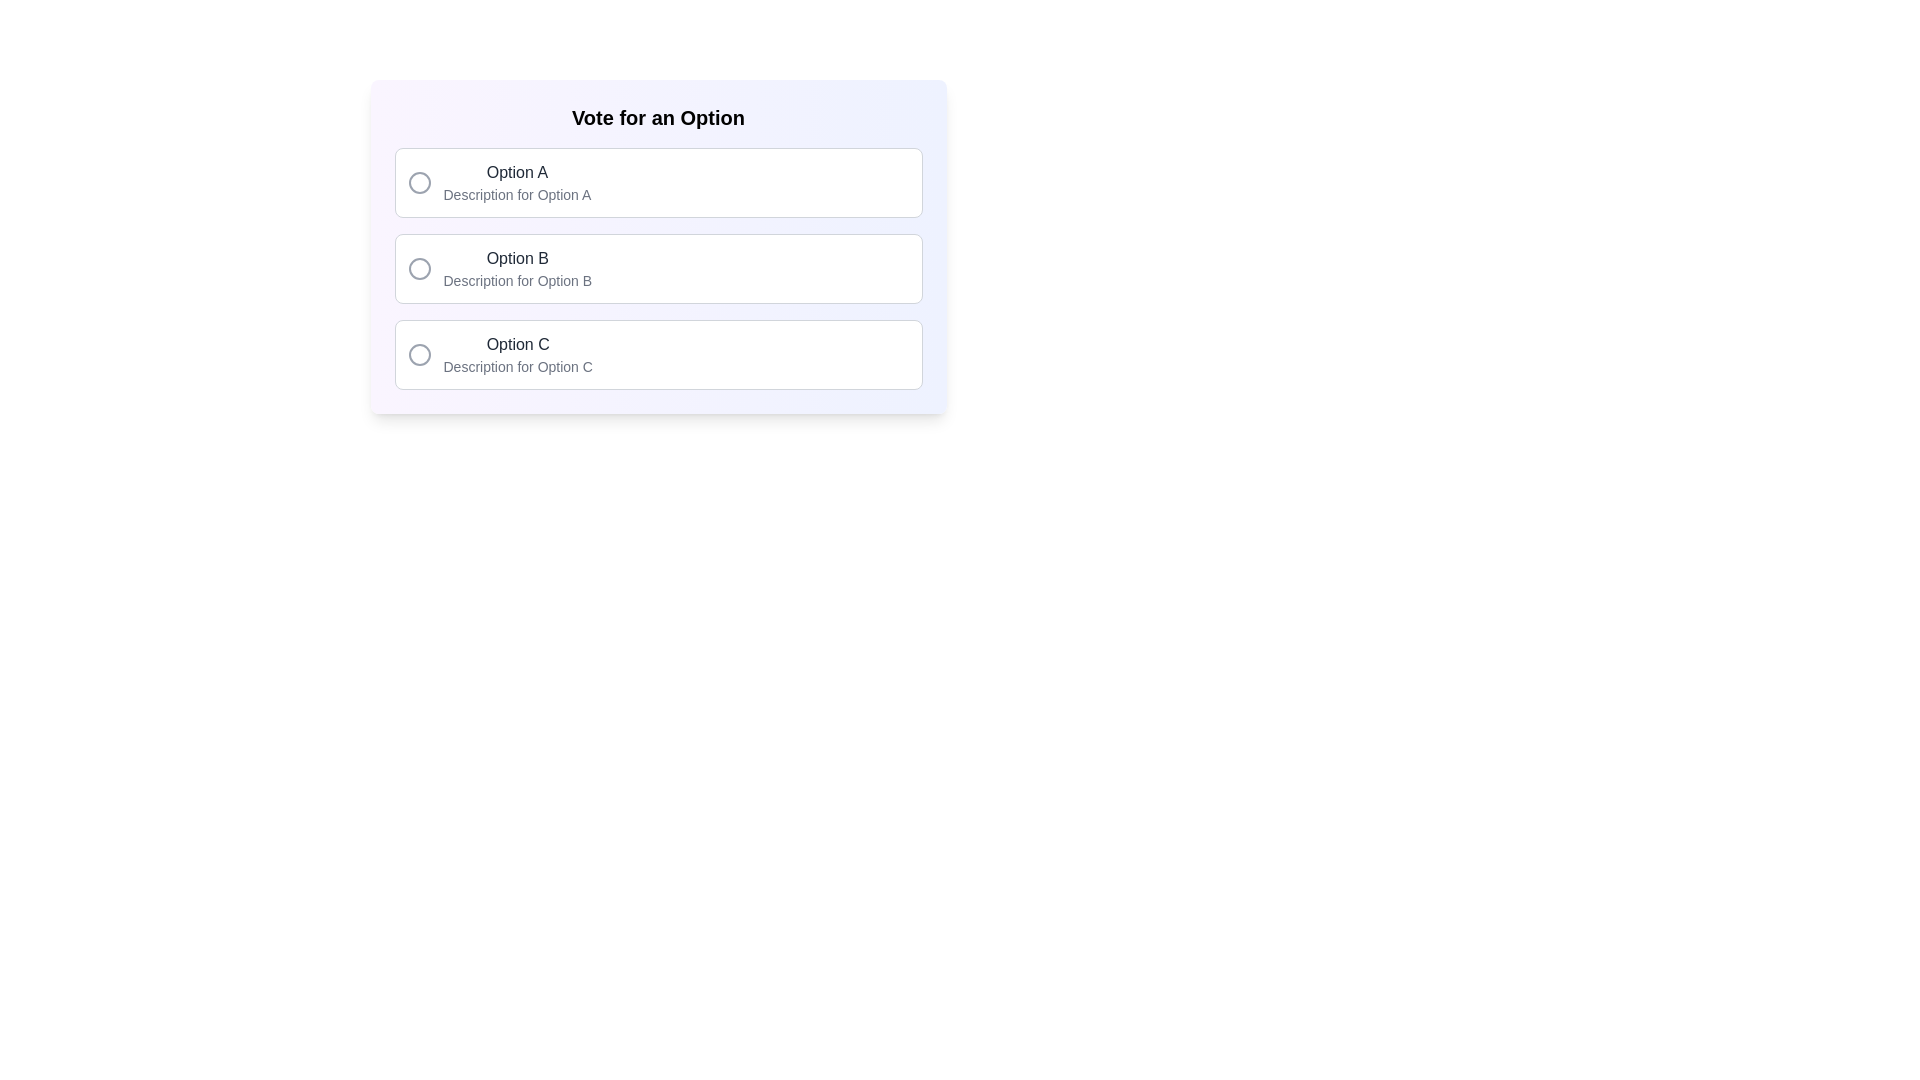 This screenshot has width=1920, height=1080. Describe the element at coordinates (418, 268) in the screenshot. I see `the inner circle of the radio button associated with 'Option B' in the voting option interface` at that location.